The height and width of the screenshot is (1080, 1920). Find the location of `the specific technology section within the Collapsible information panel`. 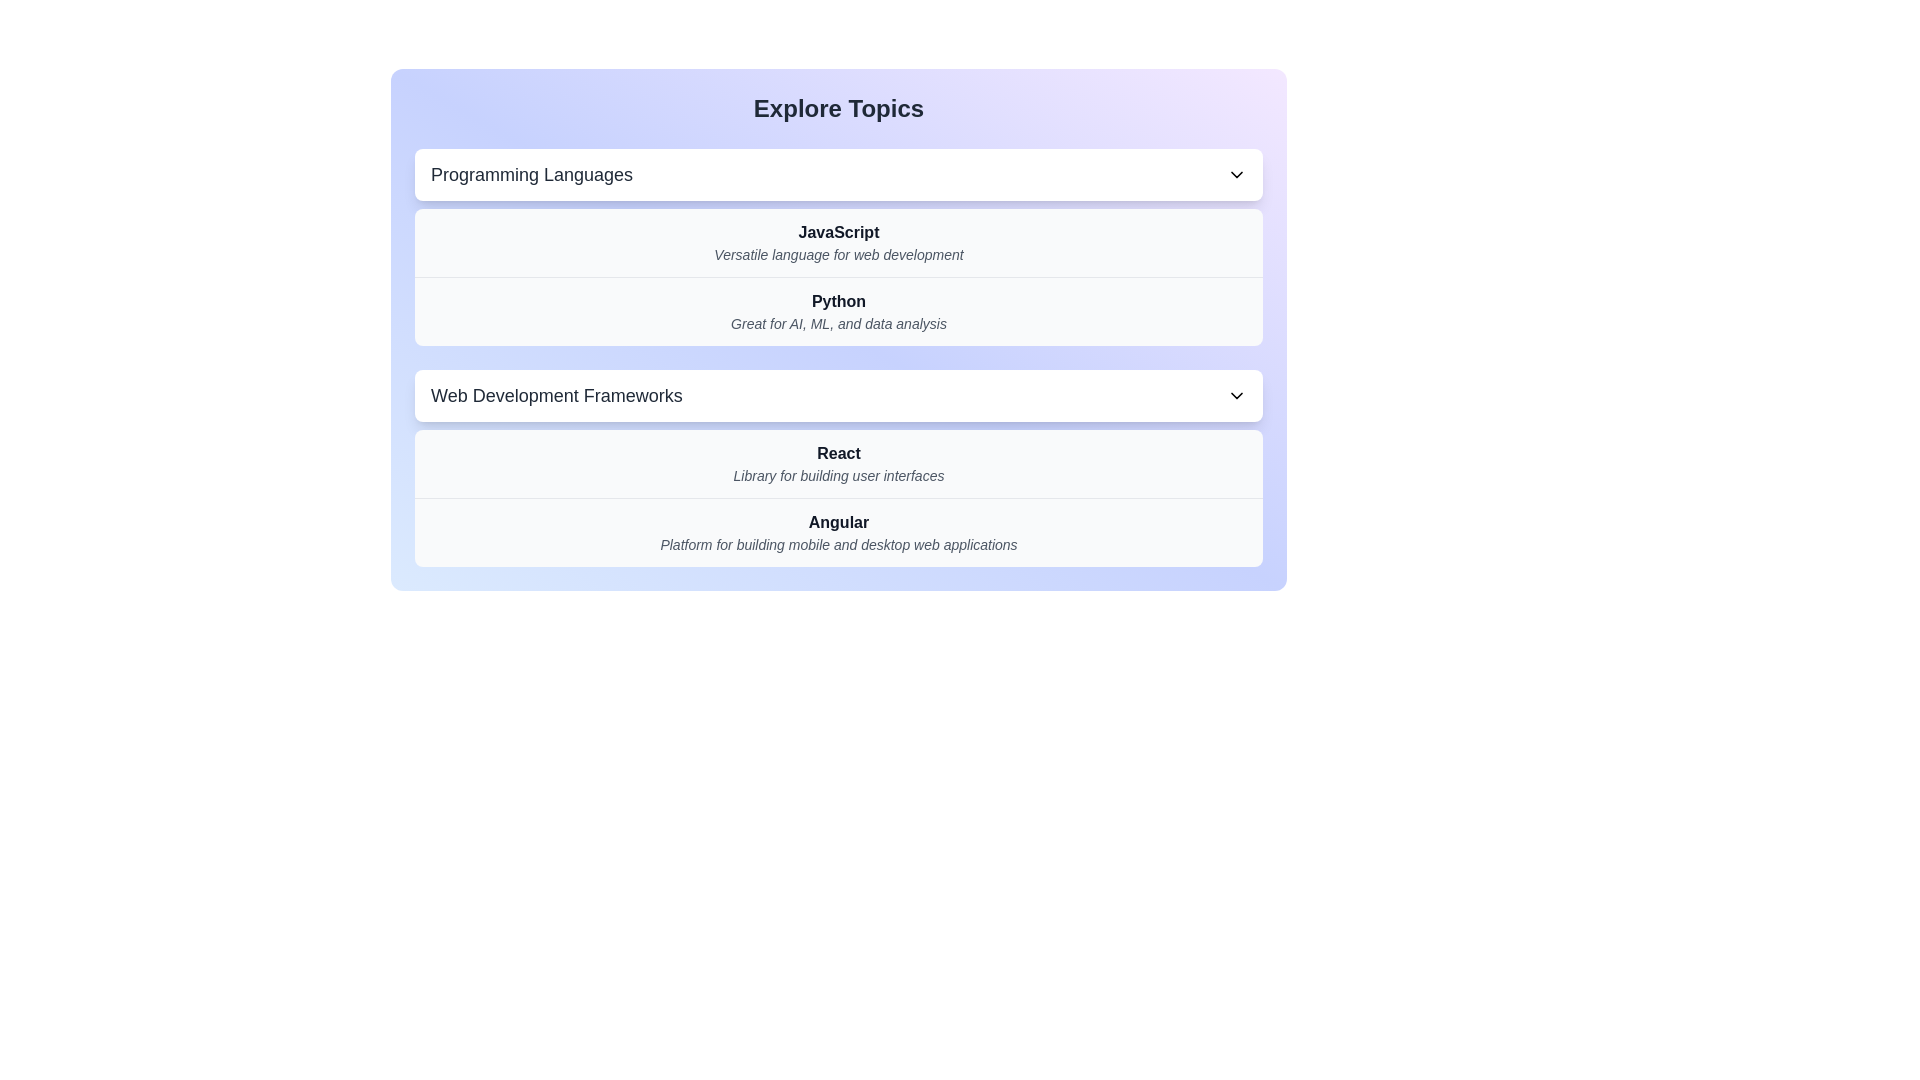

the specific technology section within the Collapsible information panel is located at coordinates (839, 329).